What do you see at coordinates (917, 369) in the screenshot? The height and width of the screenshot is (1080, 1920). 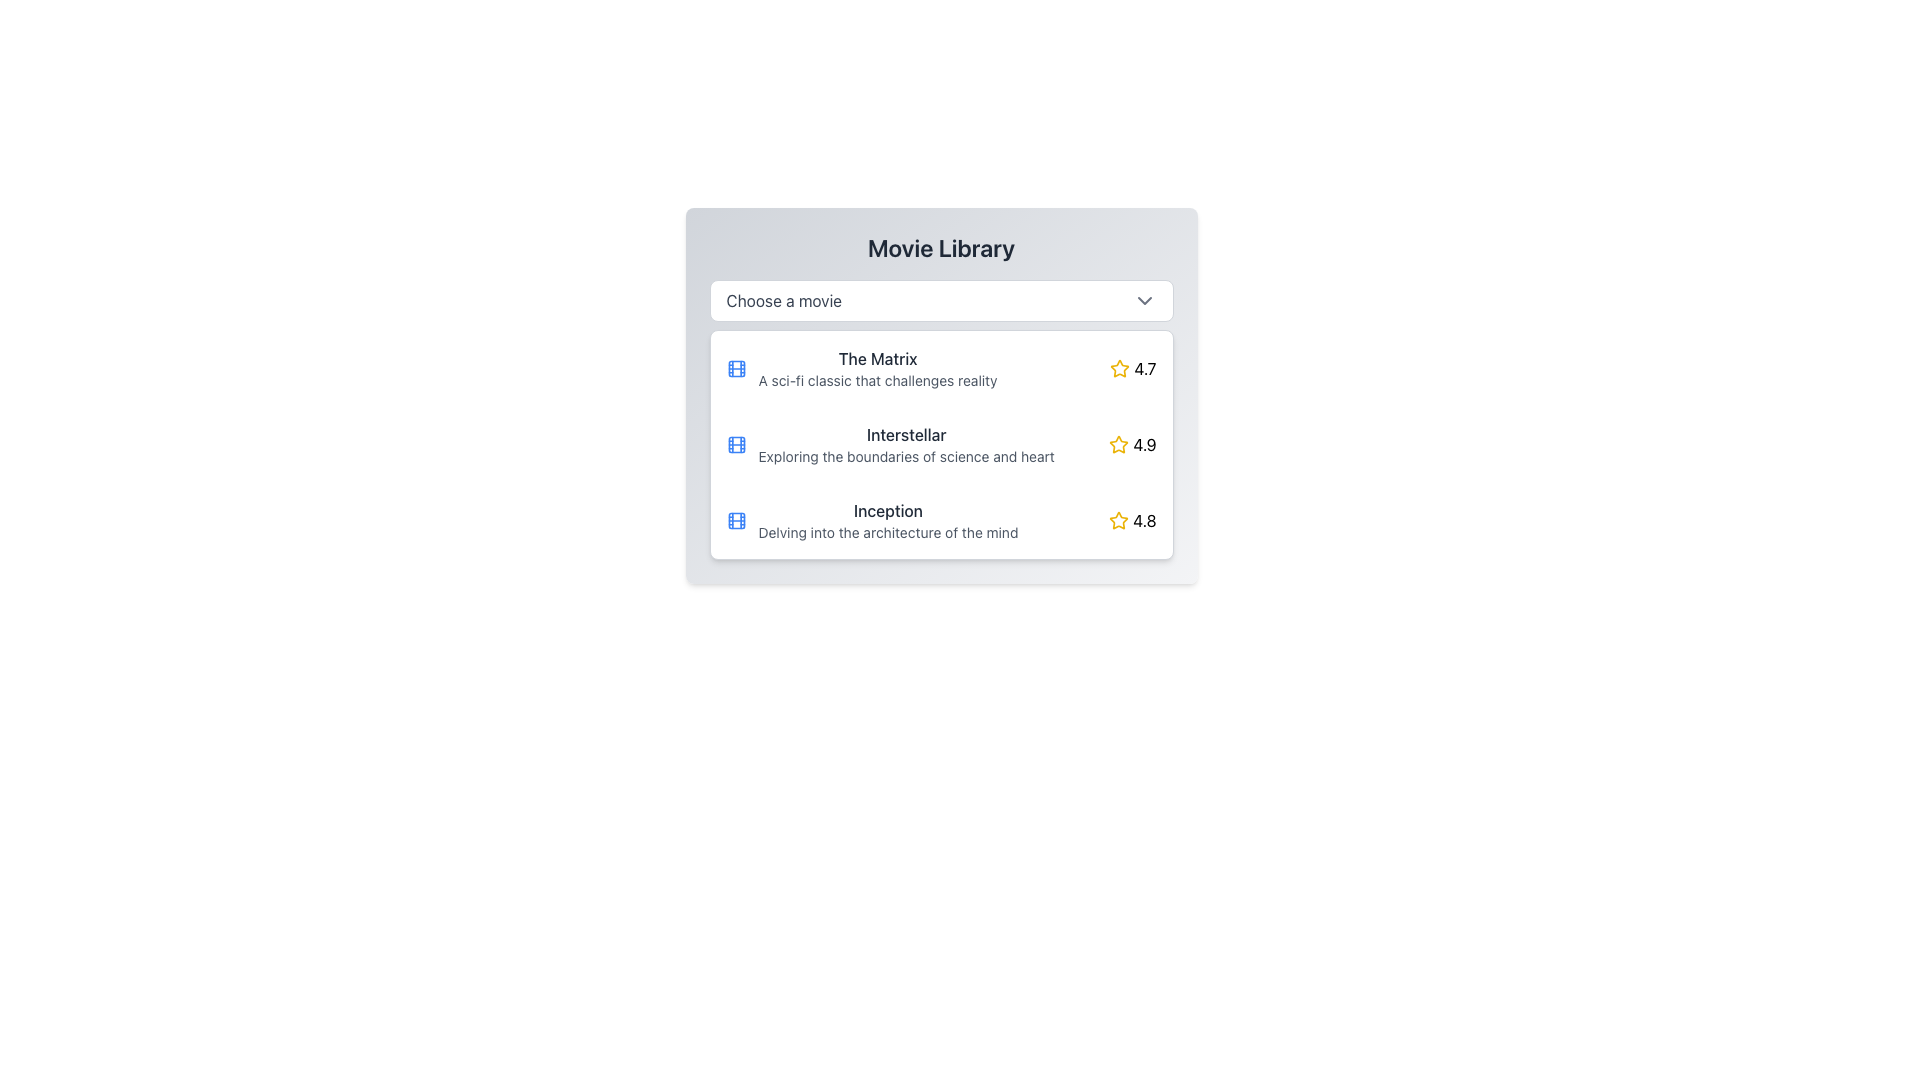 I see `information for the movie identification from the List item titled 'The Matrix', which includes the subtitle 'A sci-fi classic that challenges reality' and is visually represented with a blue film reel icon` at bounding box center [917, 369].